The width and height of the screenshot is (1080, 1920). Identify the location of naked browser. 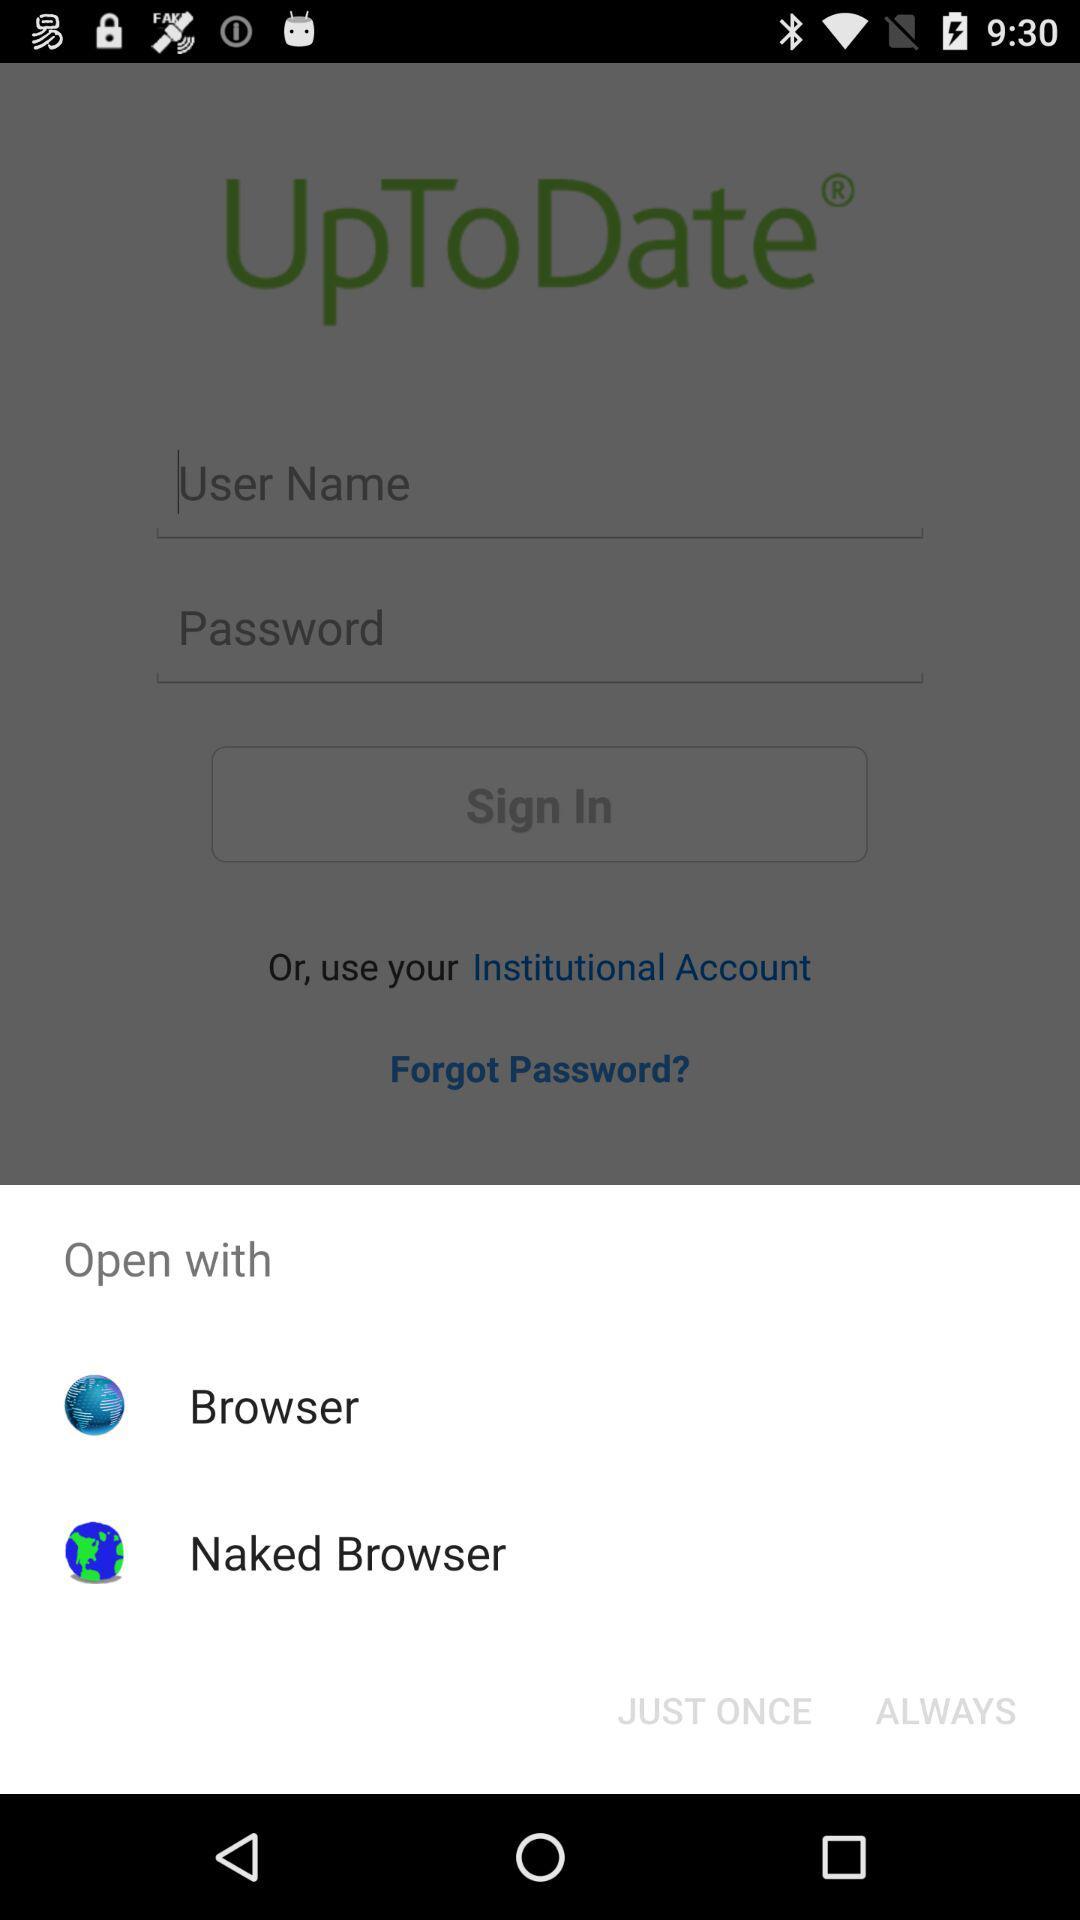
(346, 1551).